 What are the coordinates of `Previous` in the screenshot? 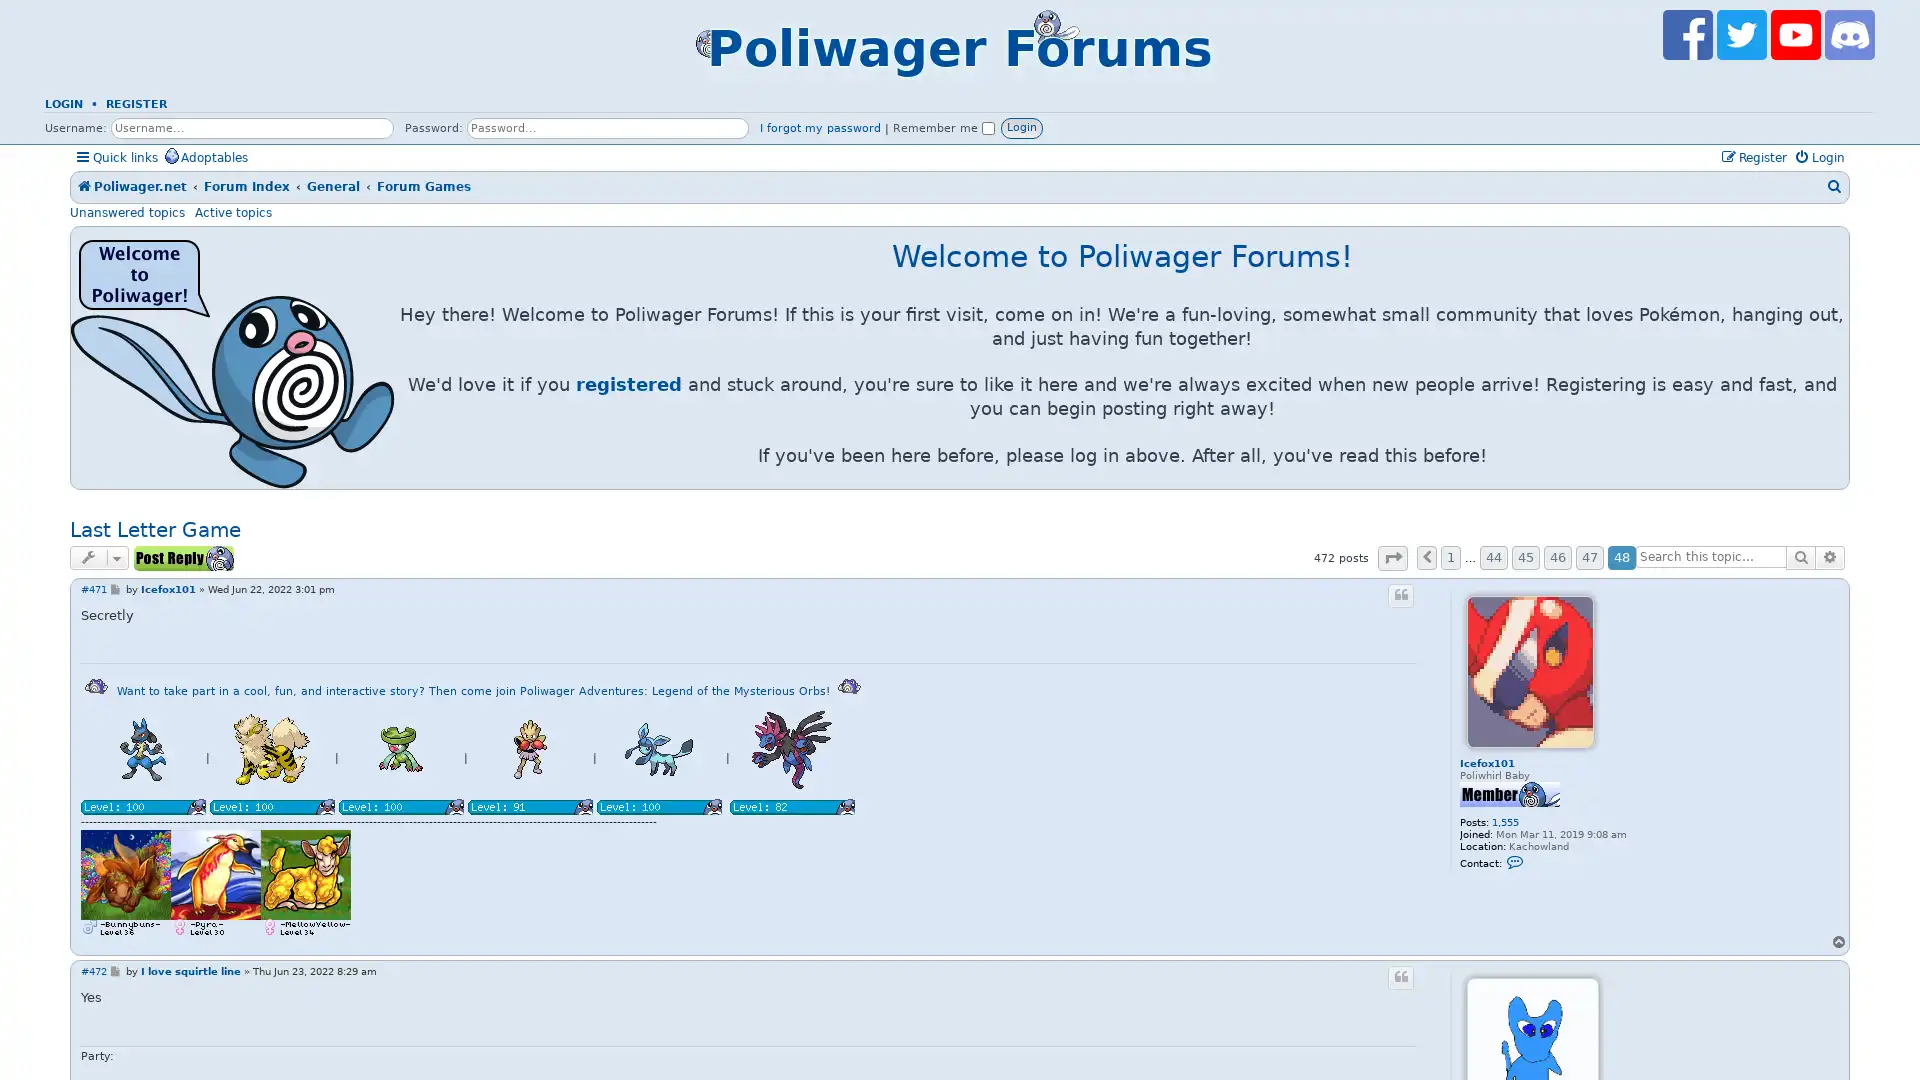 It's located at (1425, 558).